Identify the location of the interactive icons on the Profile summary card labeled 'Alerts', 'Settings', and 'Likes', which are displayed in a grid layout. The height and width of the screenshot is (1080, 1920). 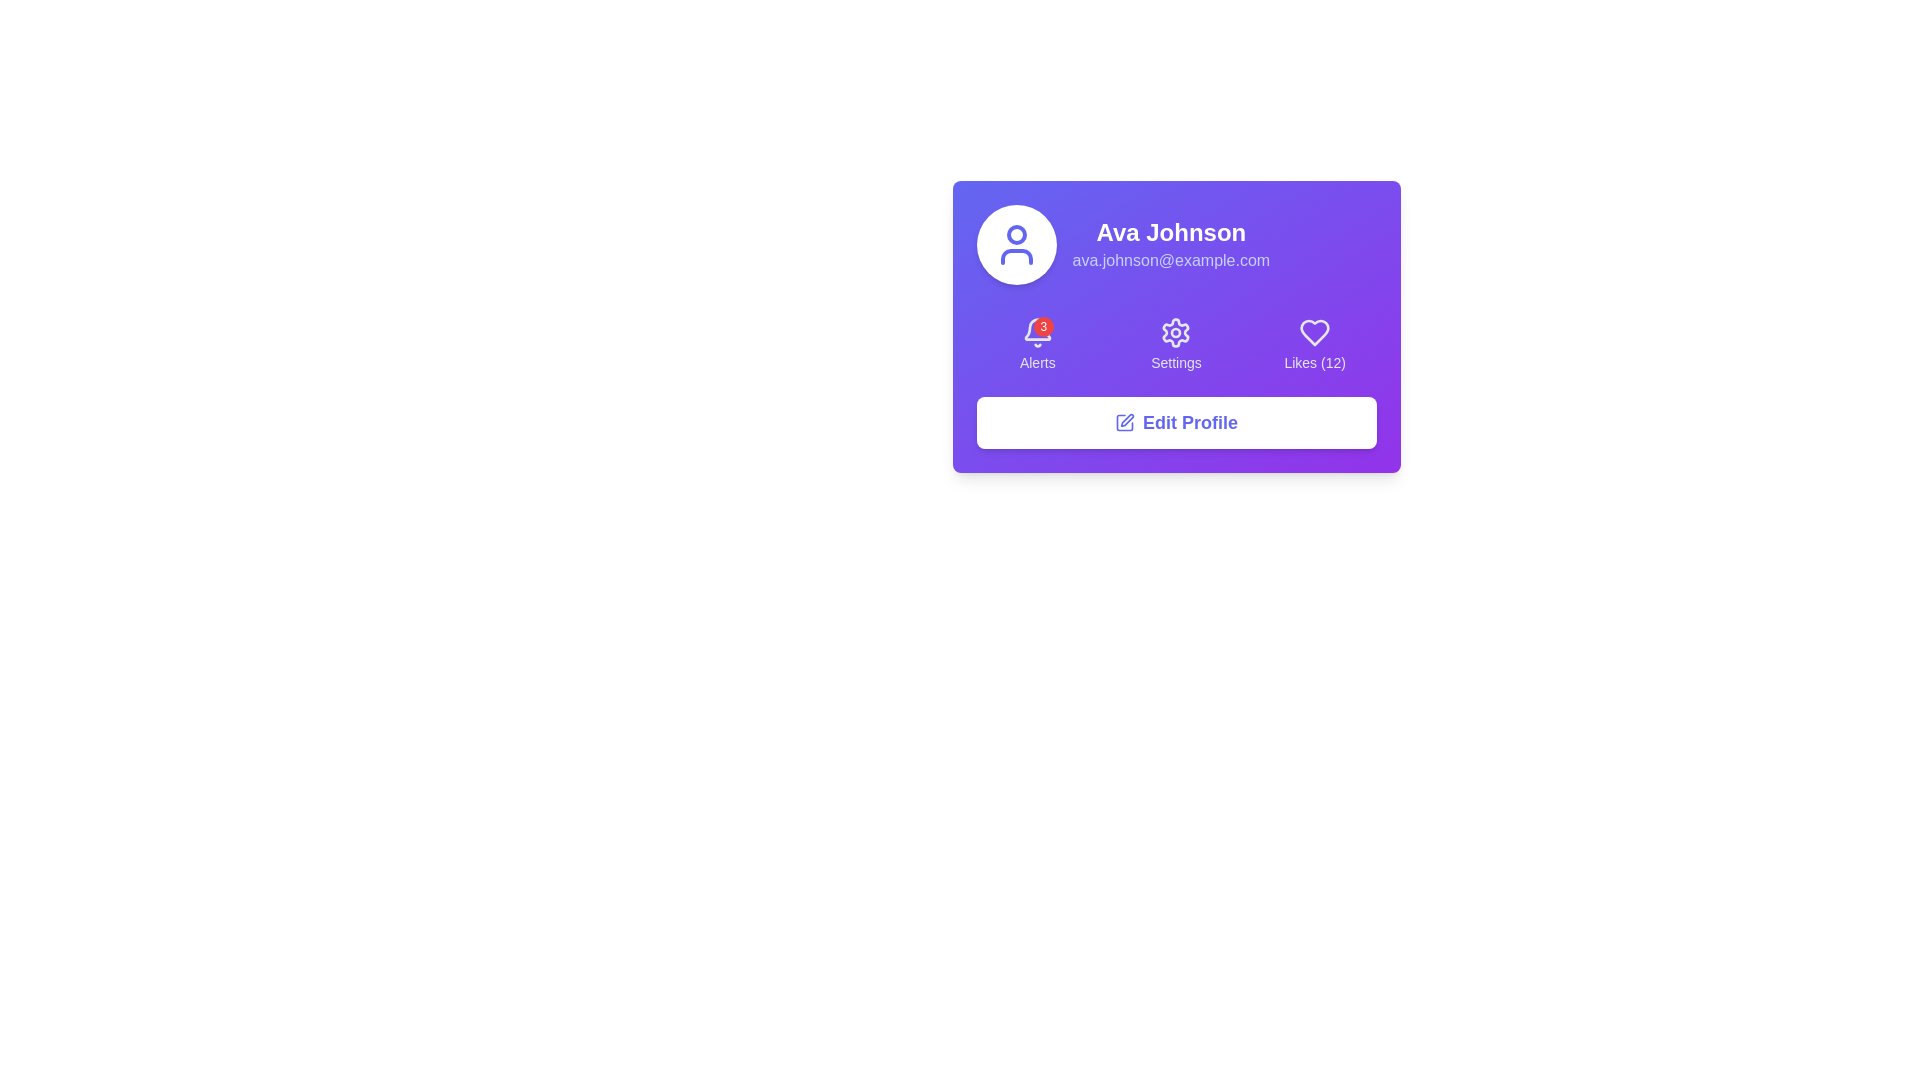
(1176, 326).